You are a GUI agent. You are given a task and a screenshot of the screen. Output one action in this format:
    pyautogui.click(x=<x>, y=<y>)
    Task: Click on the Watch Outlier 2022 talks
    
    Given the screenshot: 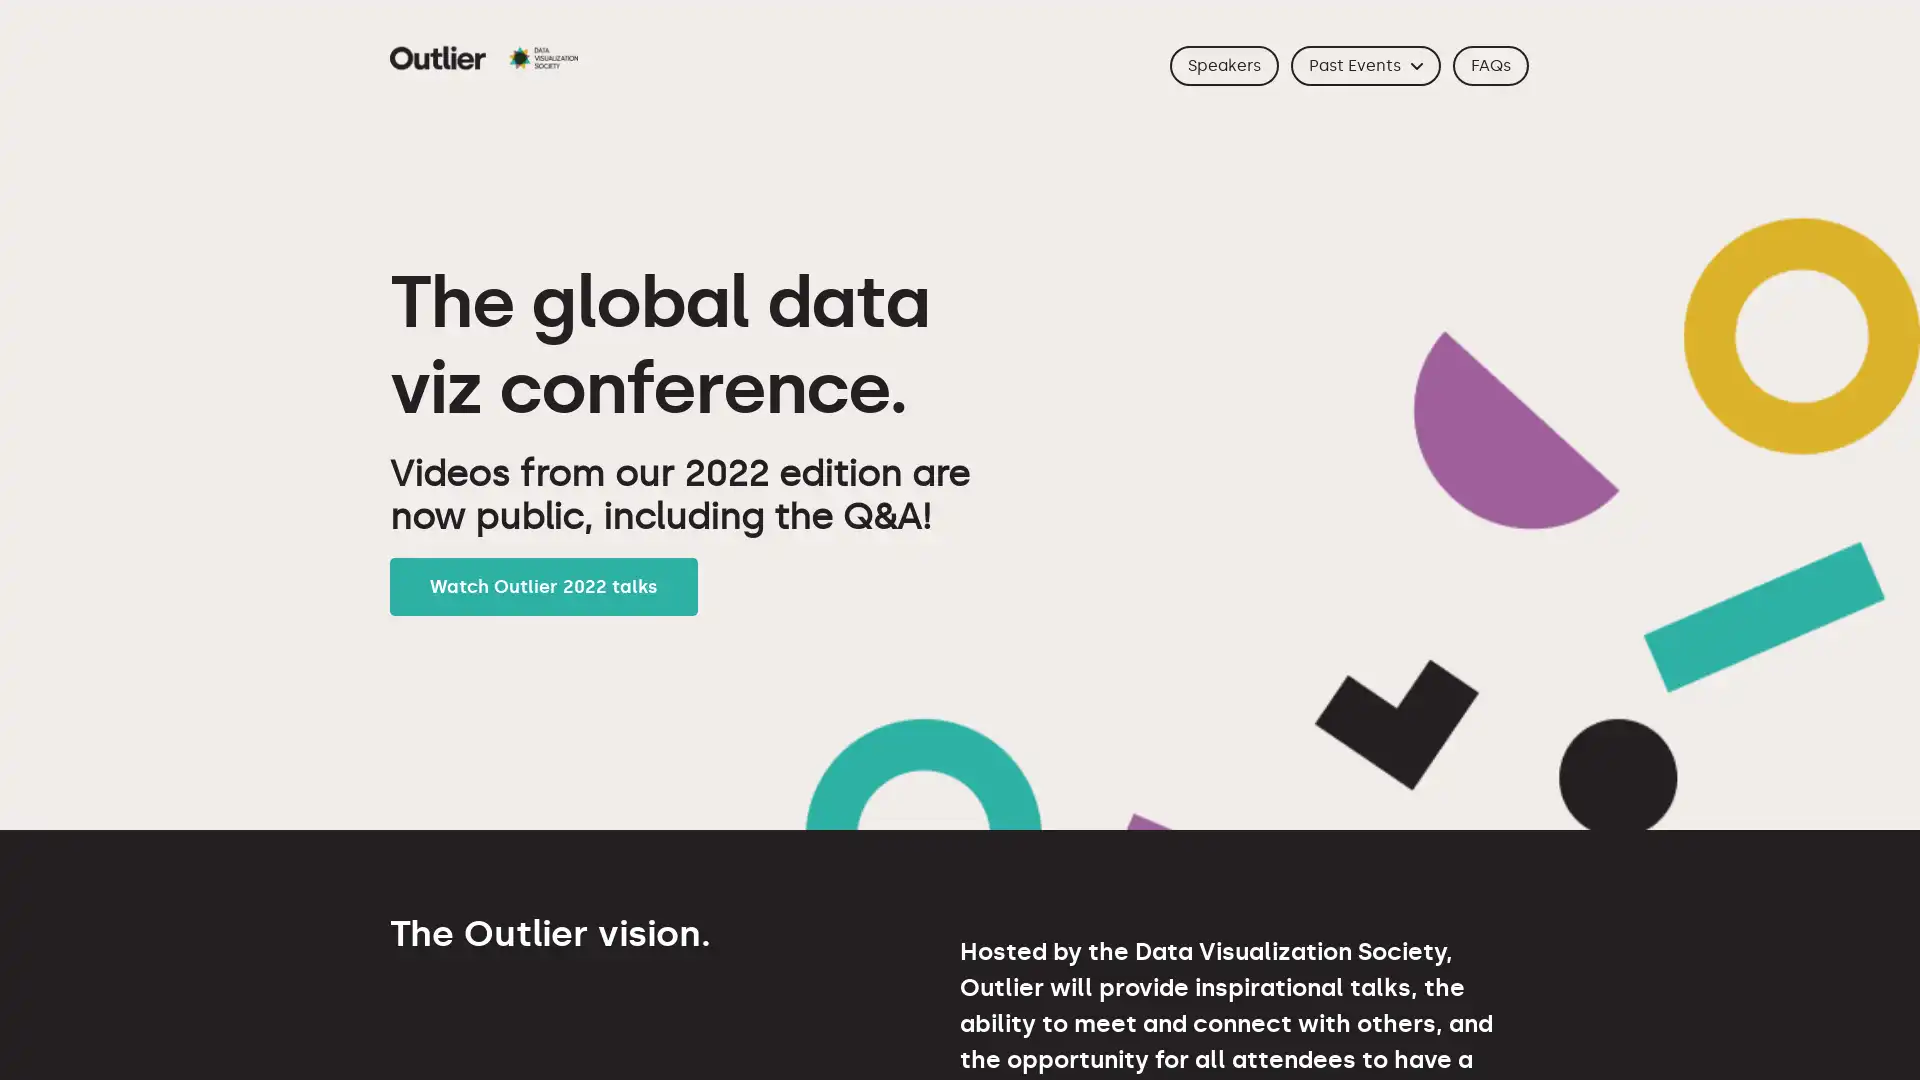 What is the action you would take?
    pyautogui.click(x=543, y=585)
    